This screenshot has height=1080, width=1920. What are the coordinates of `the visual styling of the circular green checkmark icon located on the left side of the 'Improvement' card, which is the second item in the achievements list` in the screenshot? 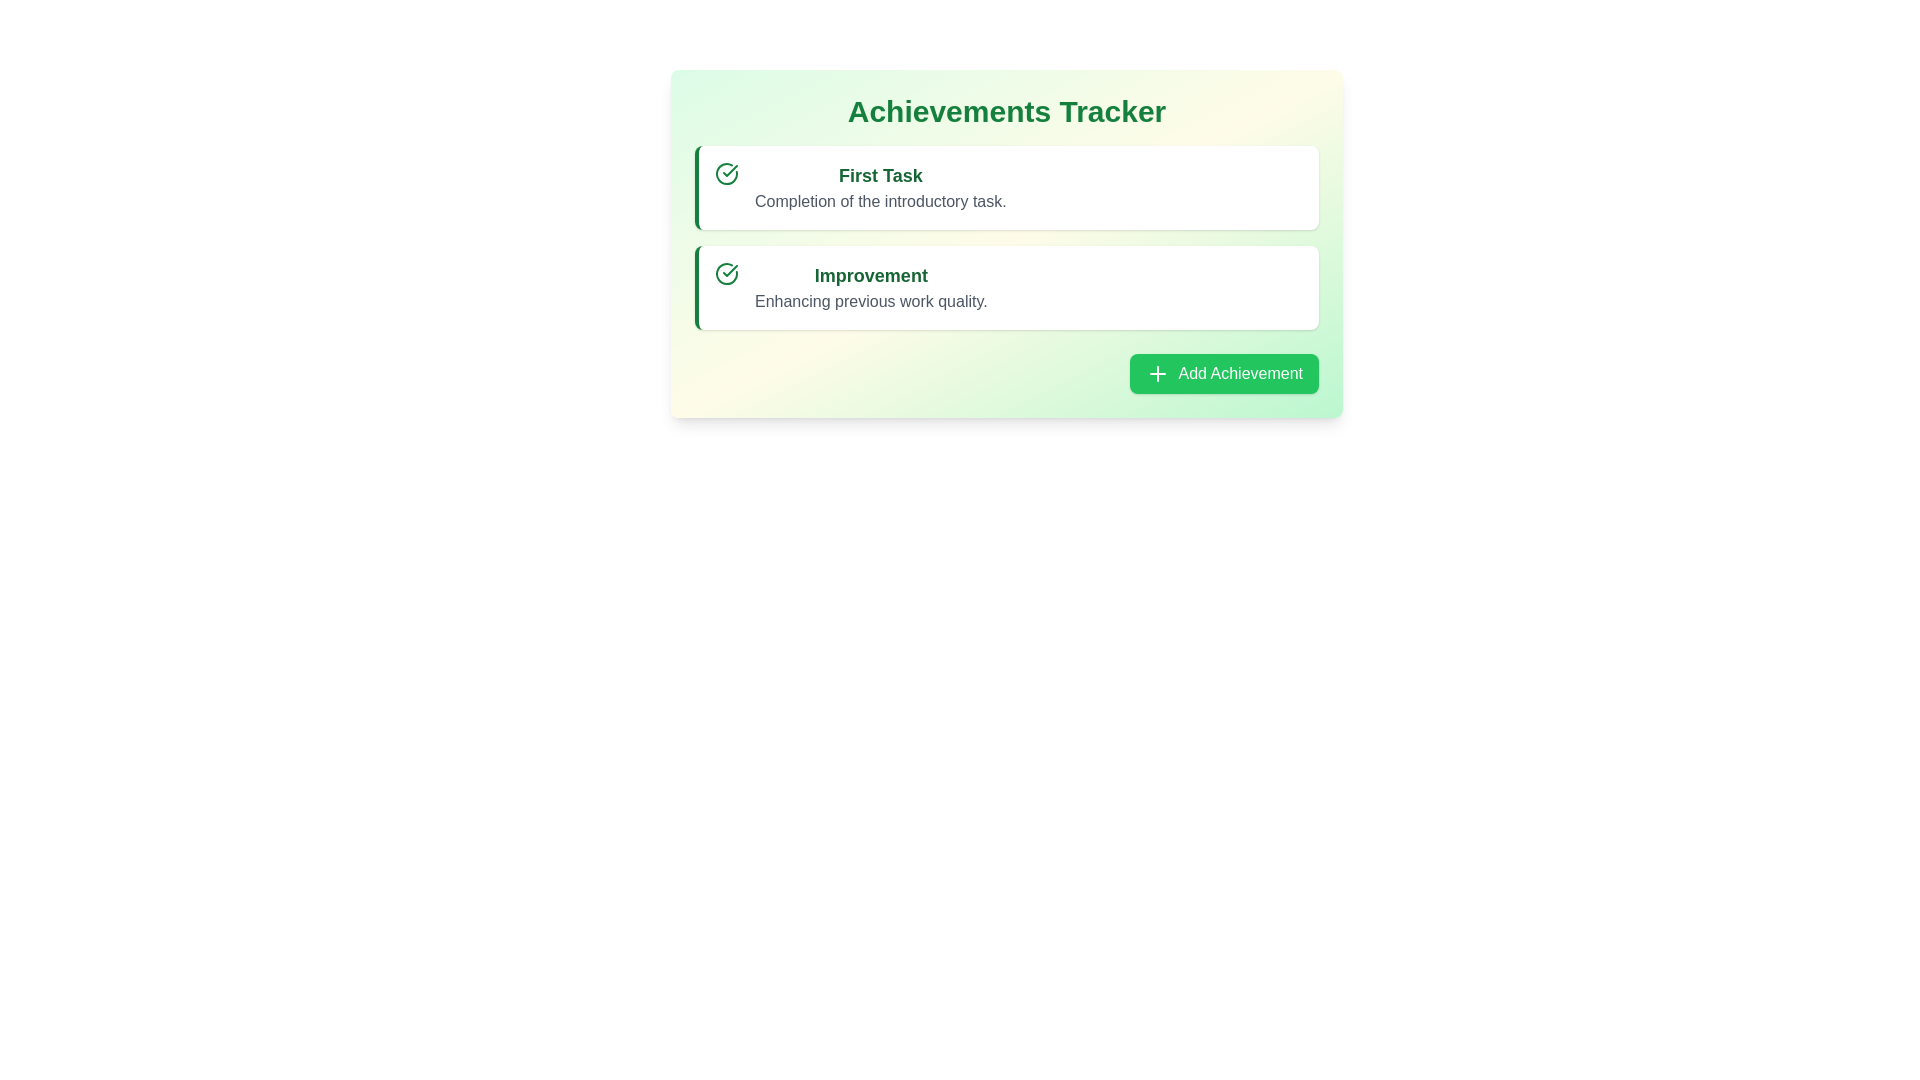 It's located at (725, 273).